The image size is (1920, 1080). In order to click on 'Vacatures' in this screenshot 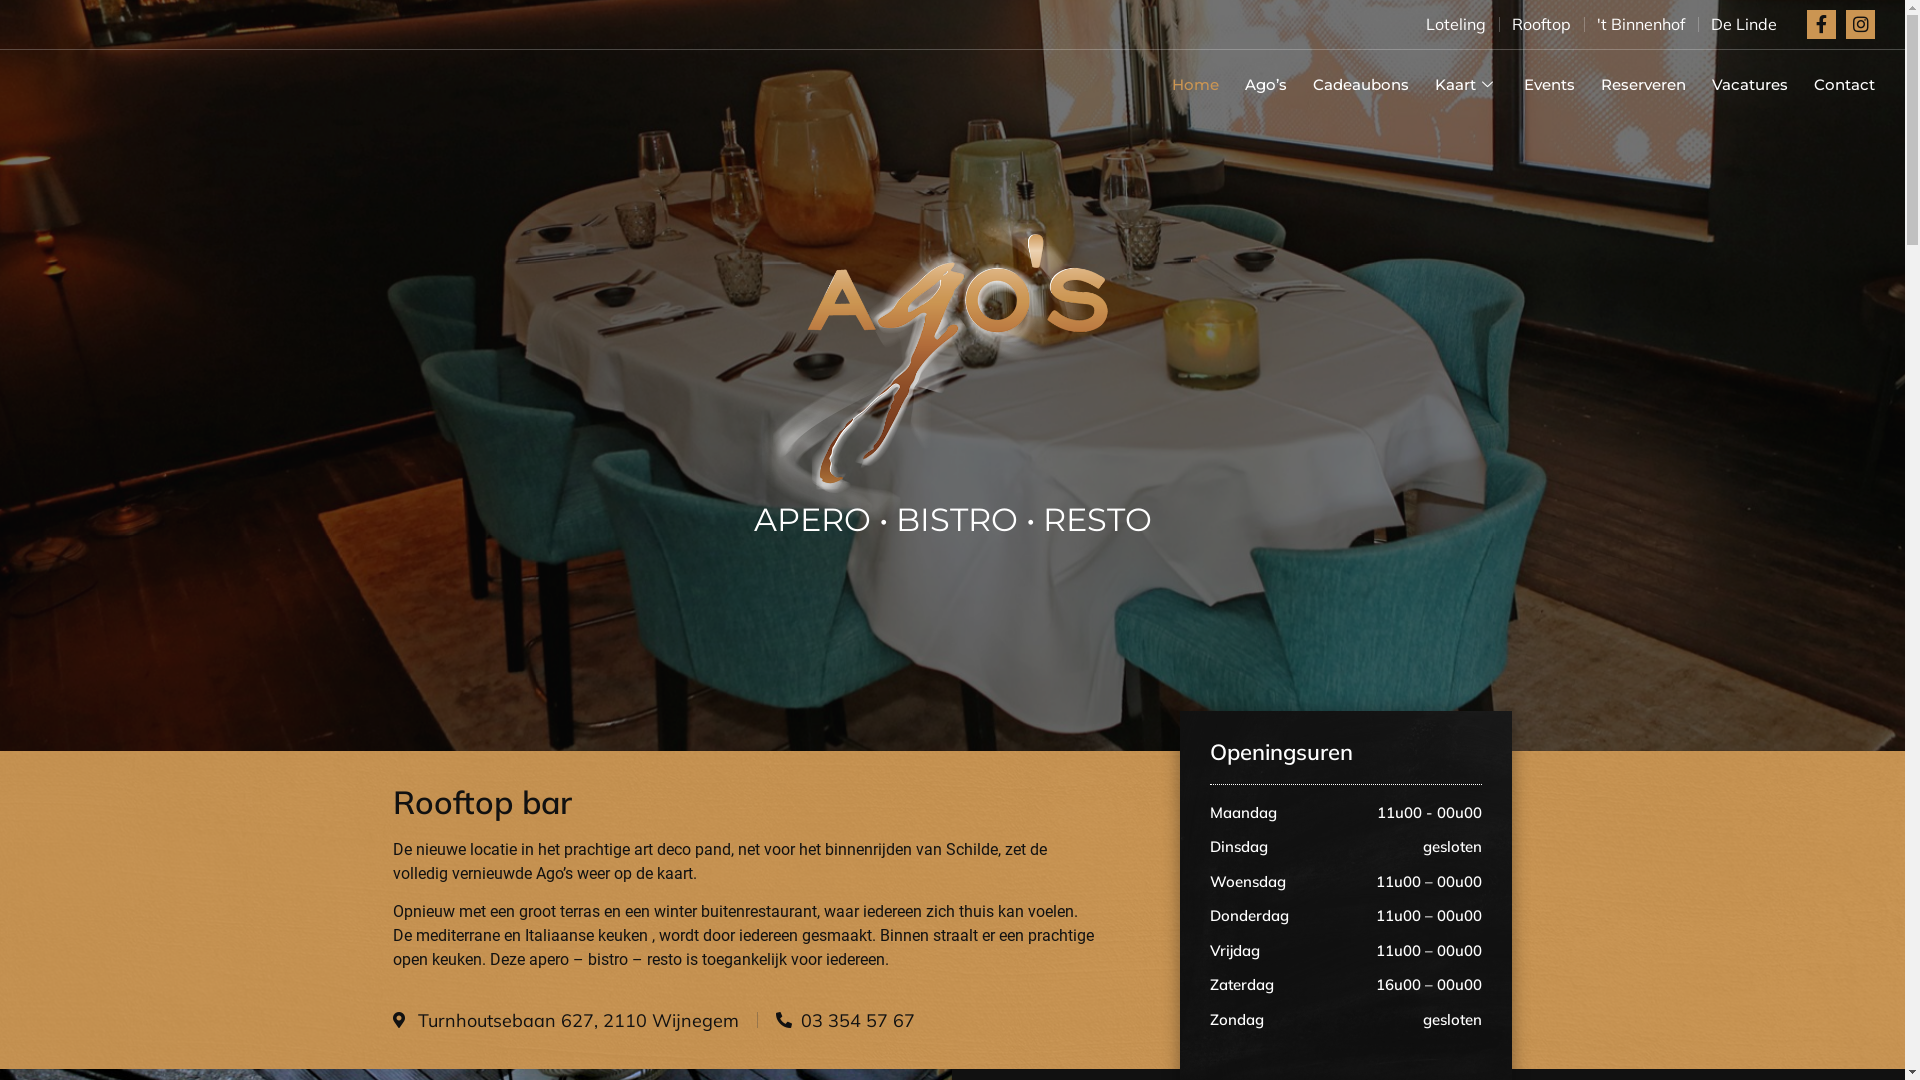, I will do `click(1736, 83)`.